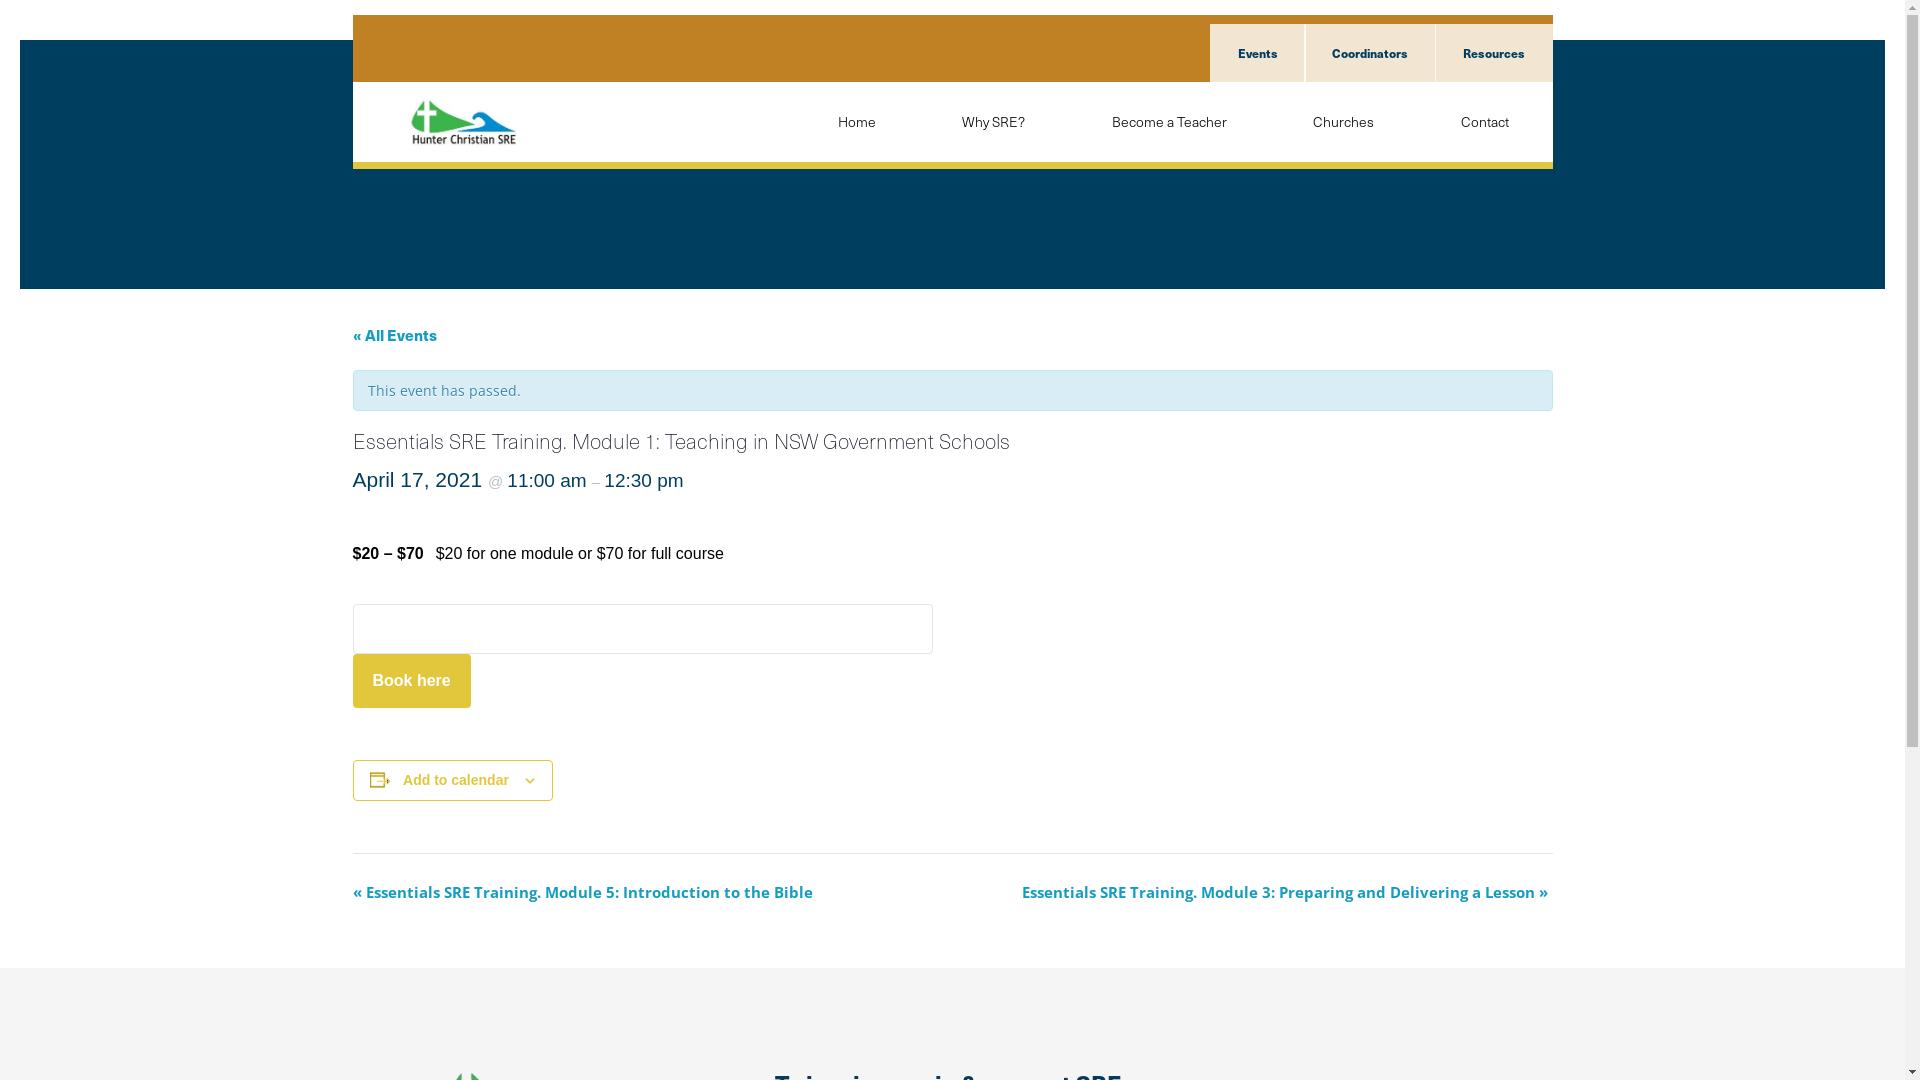 Image resolution: width=1920 pixels, height=1080 pixels. Describe the element at coordinates (1343, 122) in the screenshot. I see `'Churches'` at that location.